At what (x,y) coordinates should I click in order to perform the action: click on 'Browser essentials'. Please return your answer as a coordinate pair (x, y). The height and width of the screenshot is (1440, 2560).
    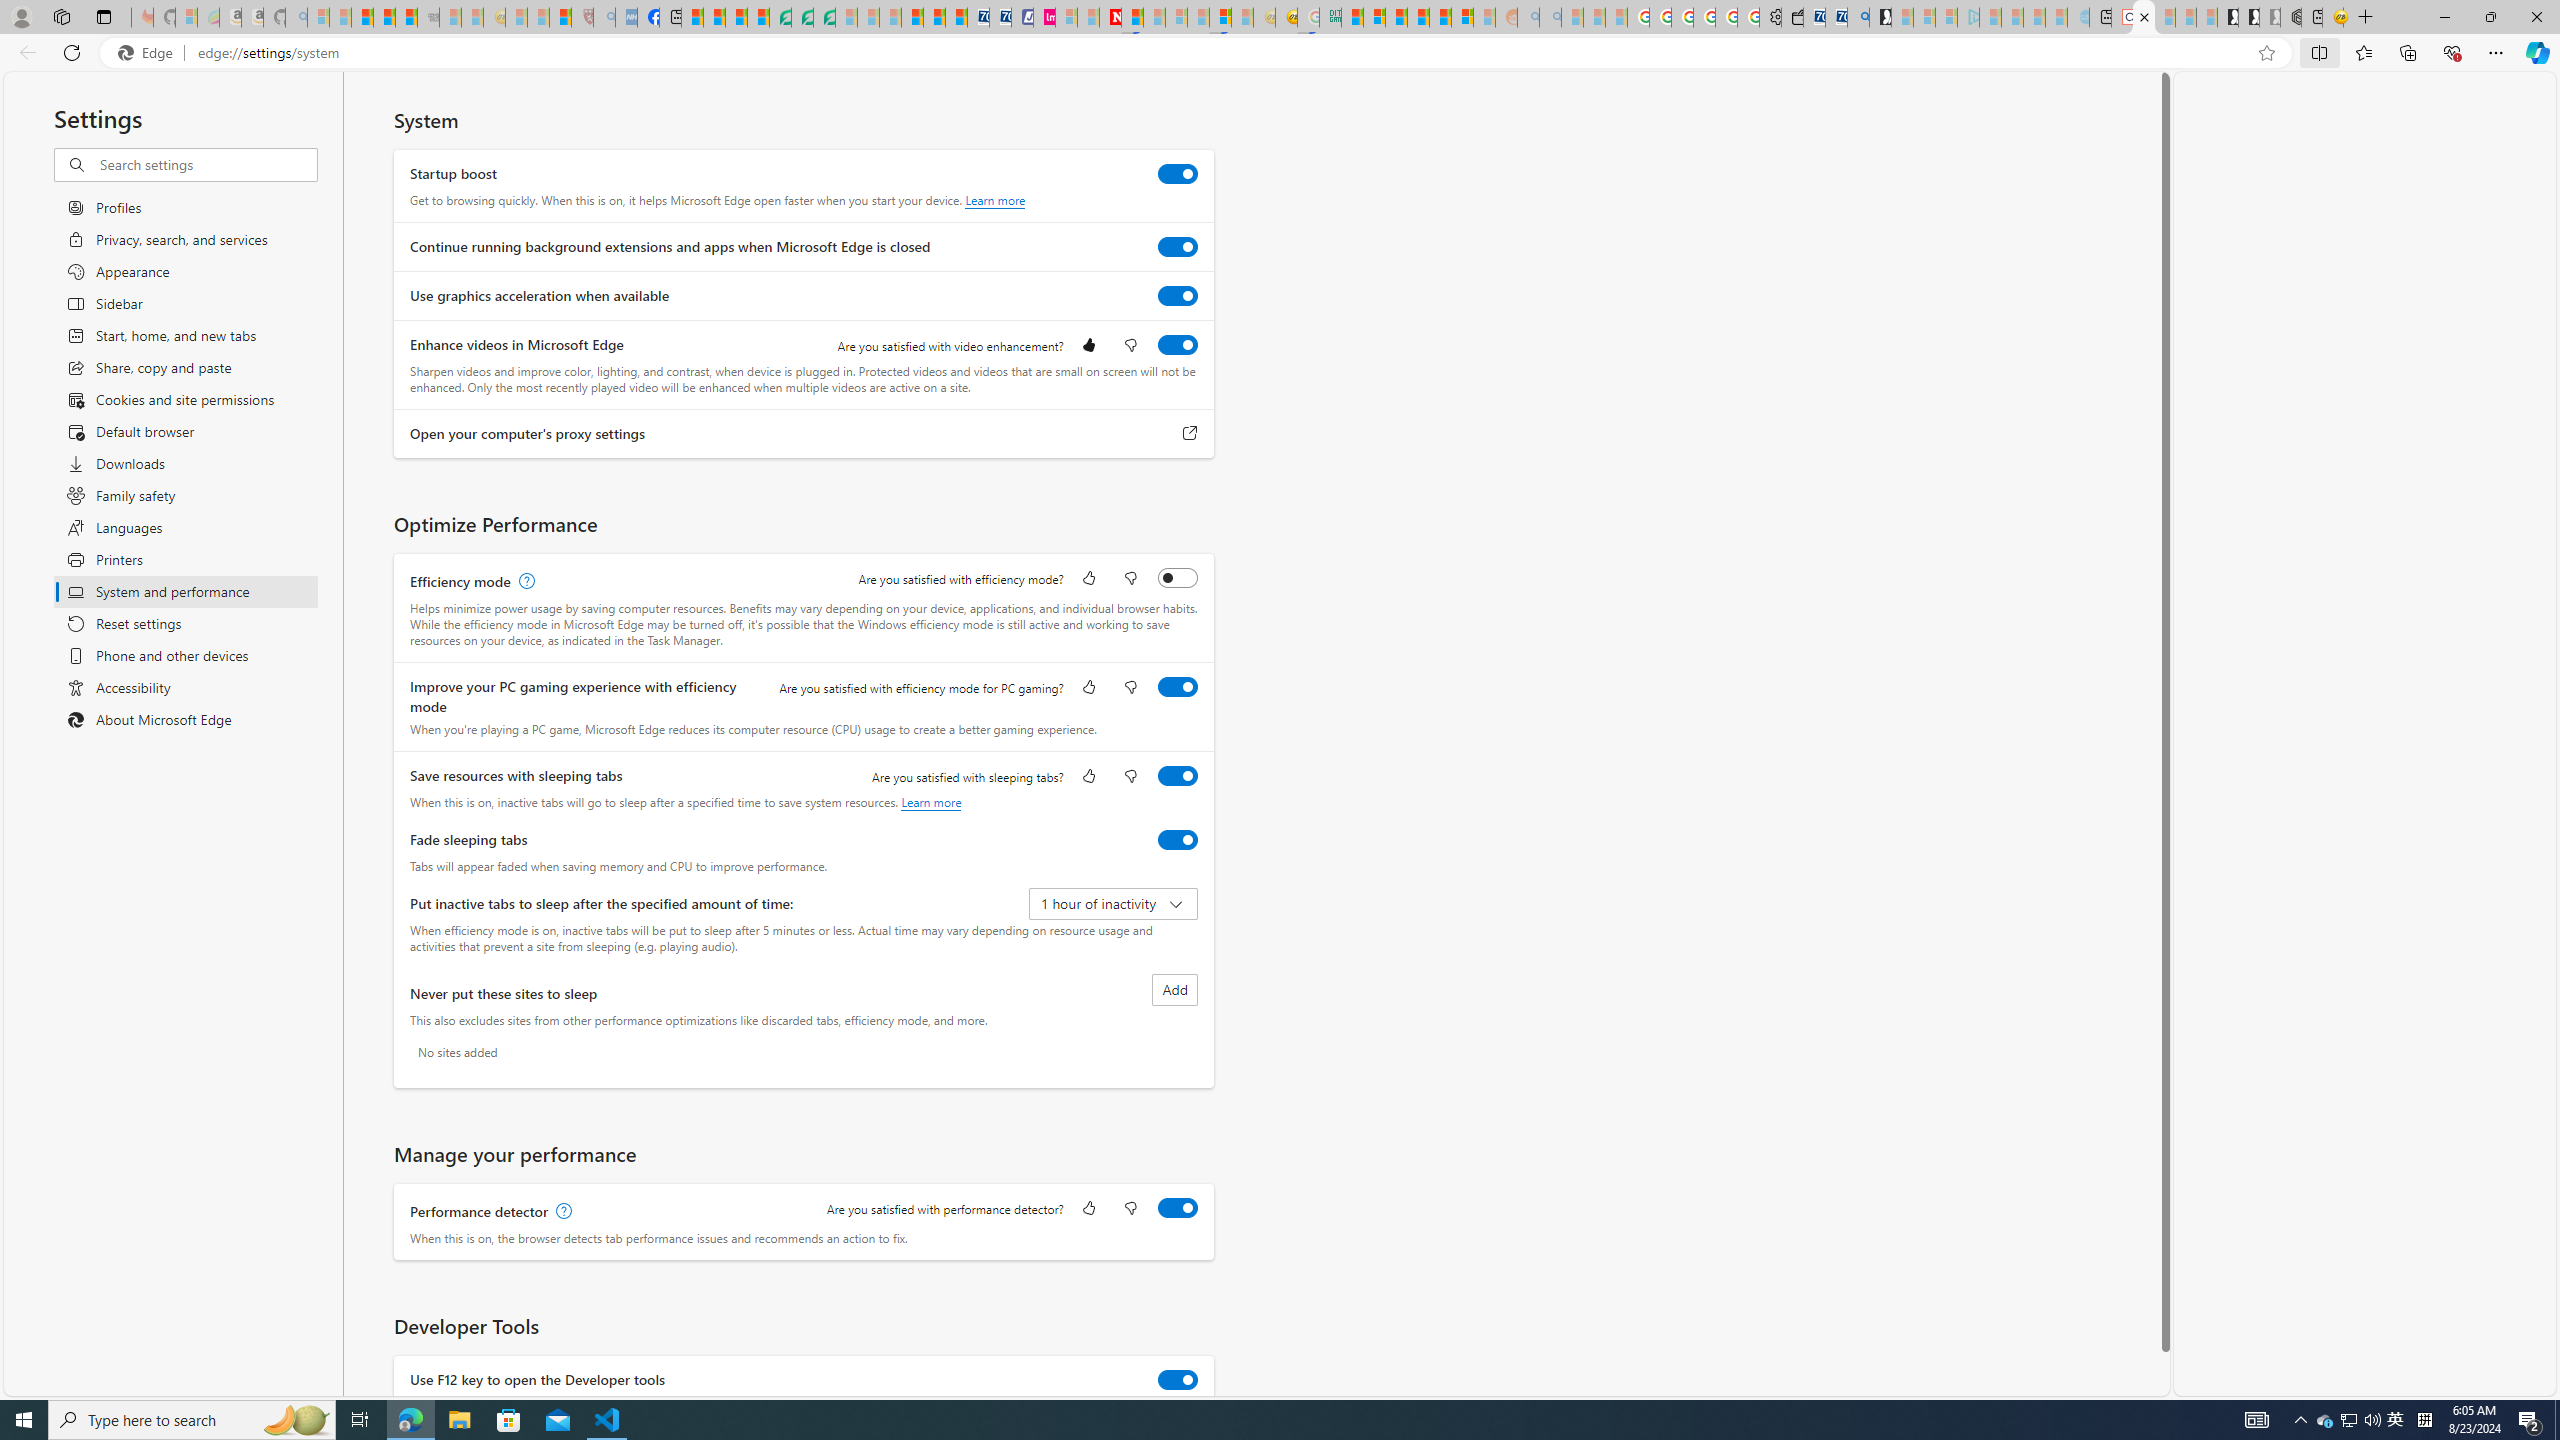
    Looking at the image, I should click on (2451, 51).